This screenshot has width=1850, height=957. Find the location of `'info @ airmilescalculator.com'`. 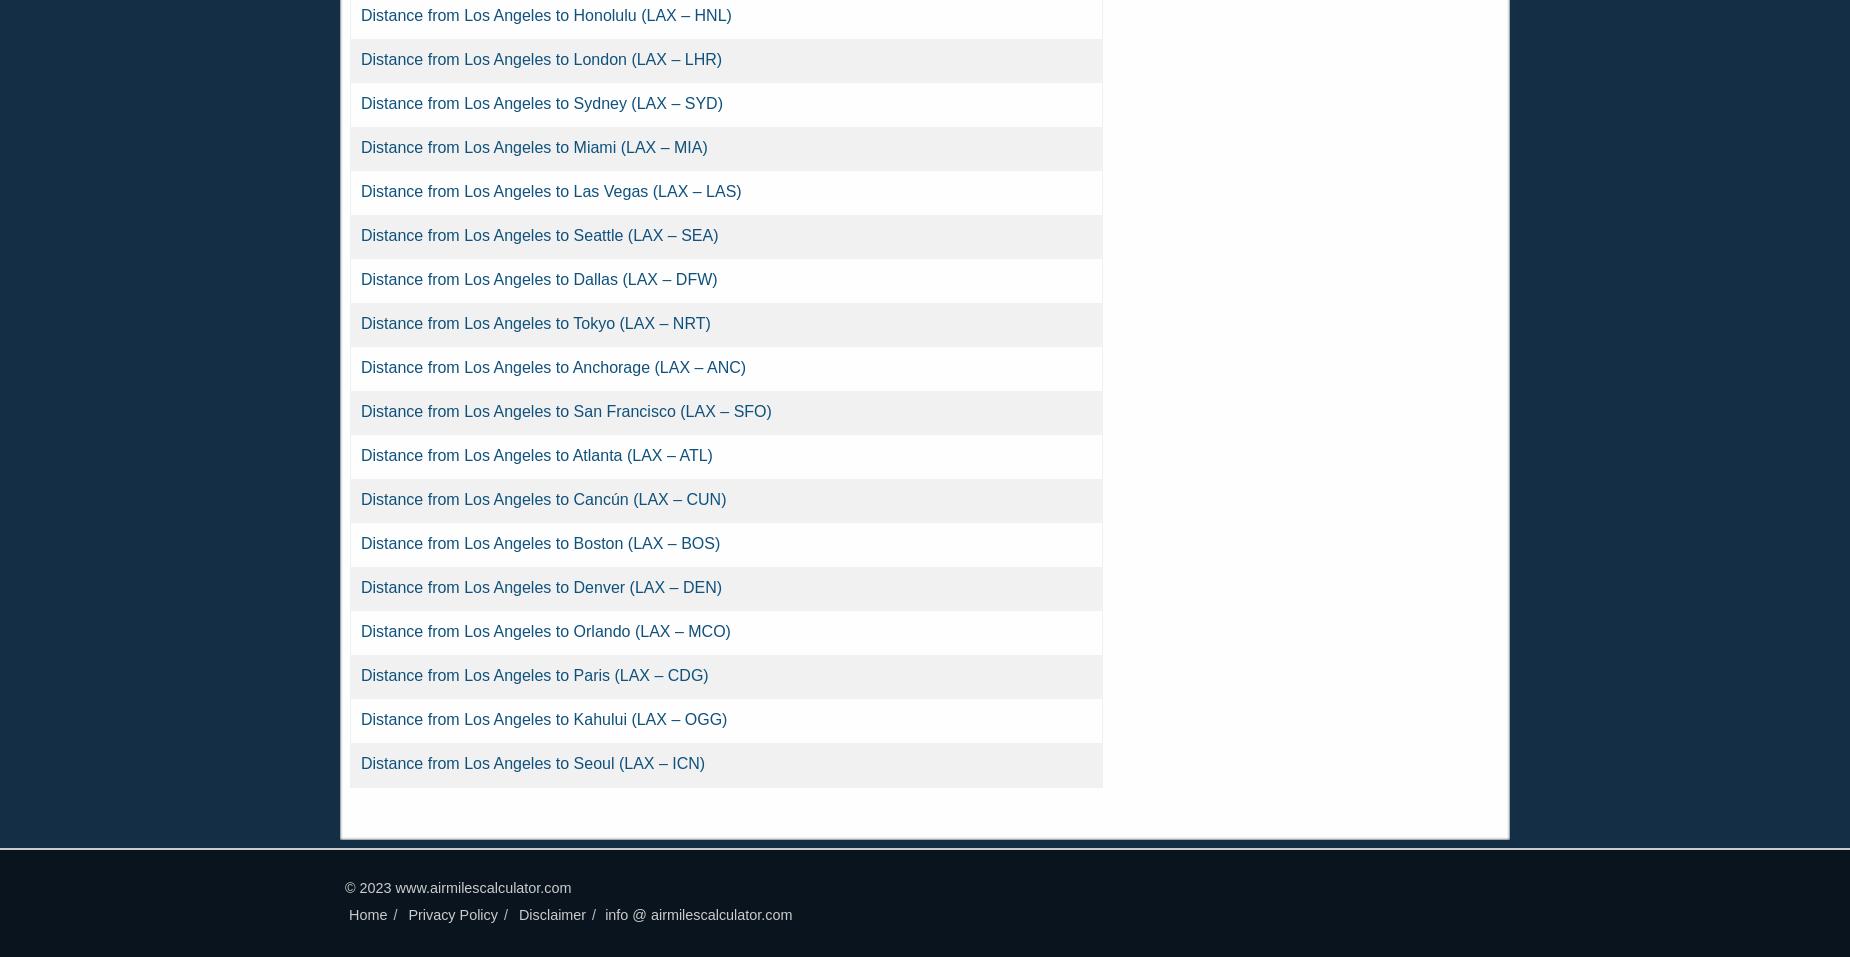

'info @ airmilescalculator.com' is located at coordinates (698, 914).